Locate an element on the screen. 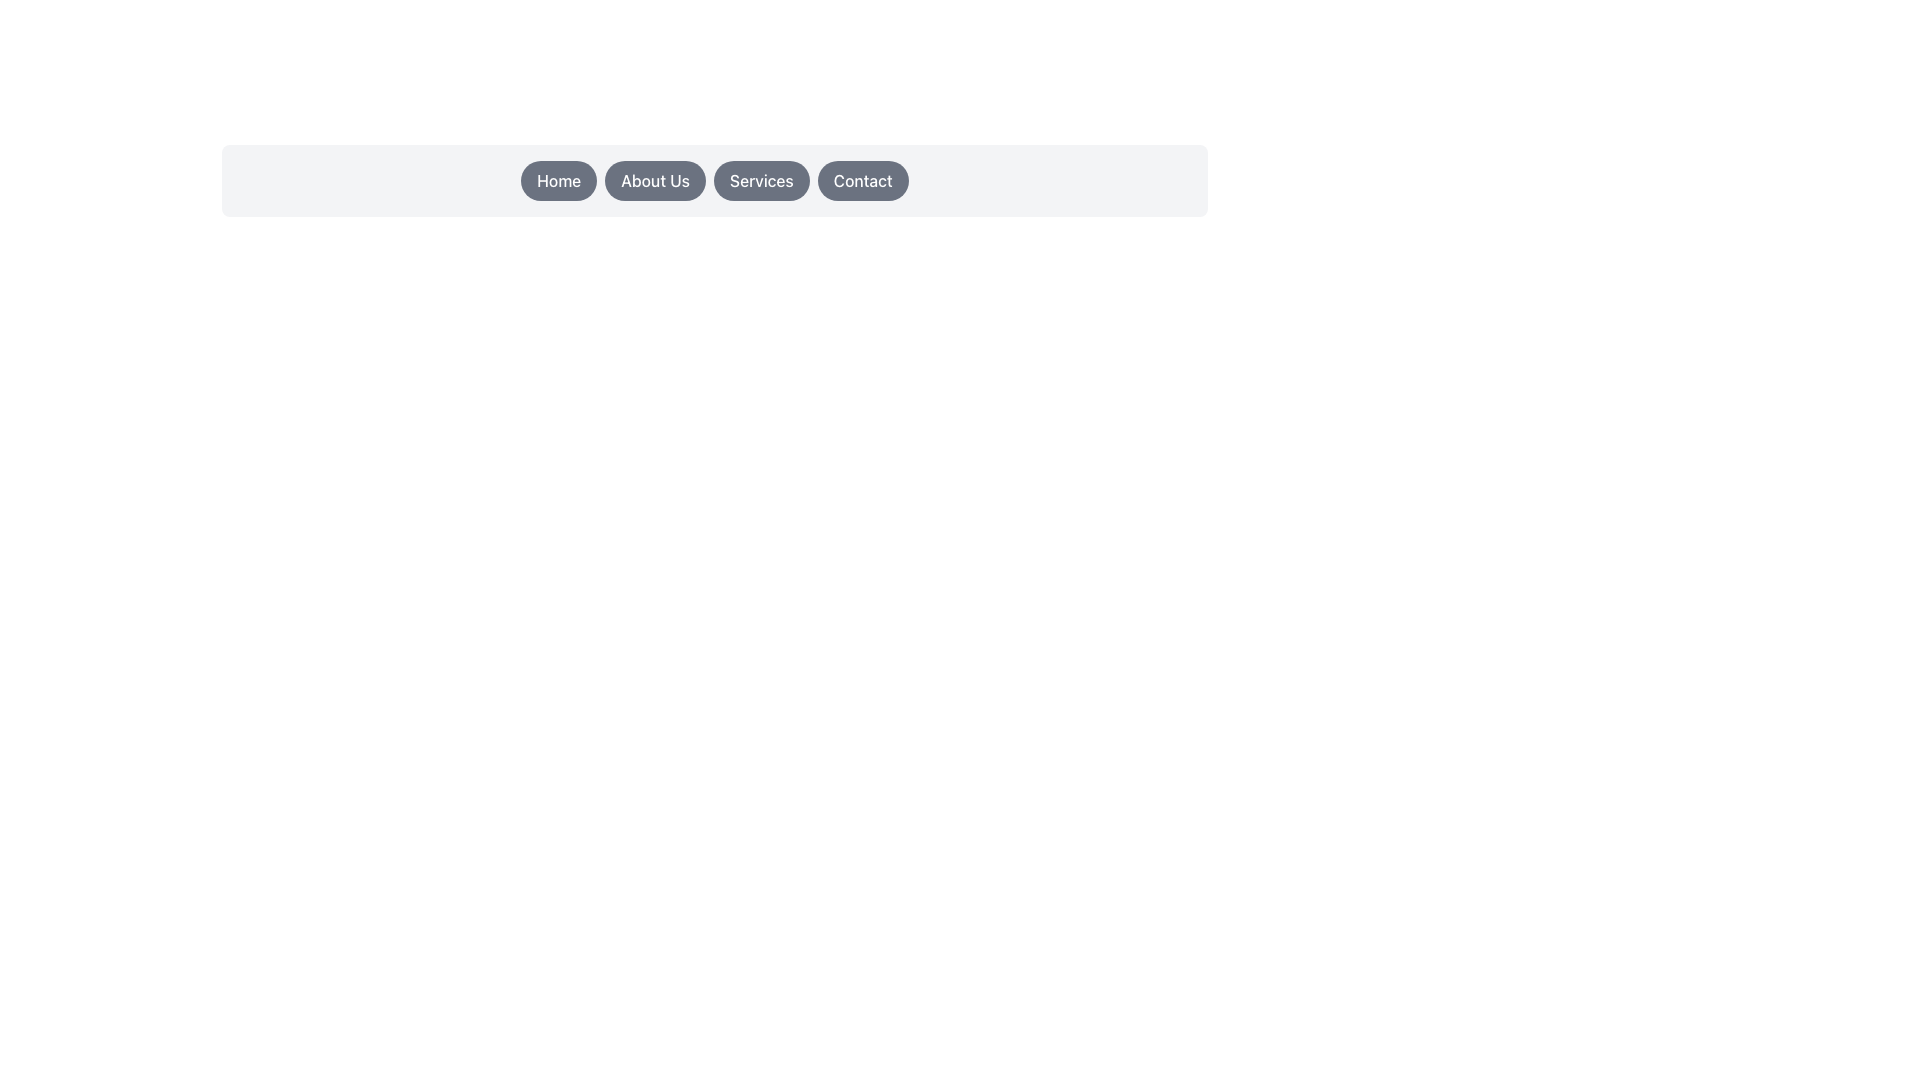  the 'Services' button in the Navigational Button Group, which is the third oval-shaped button from the left is located at coordinates (715, 181).